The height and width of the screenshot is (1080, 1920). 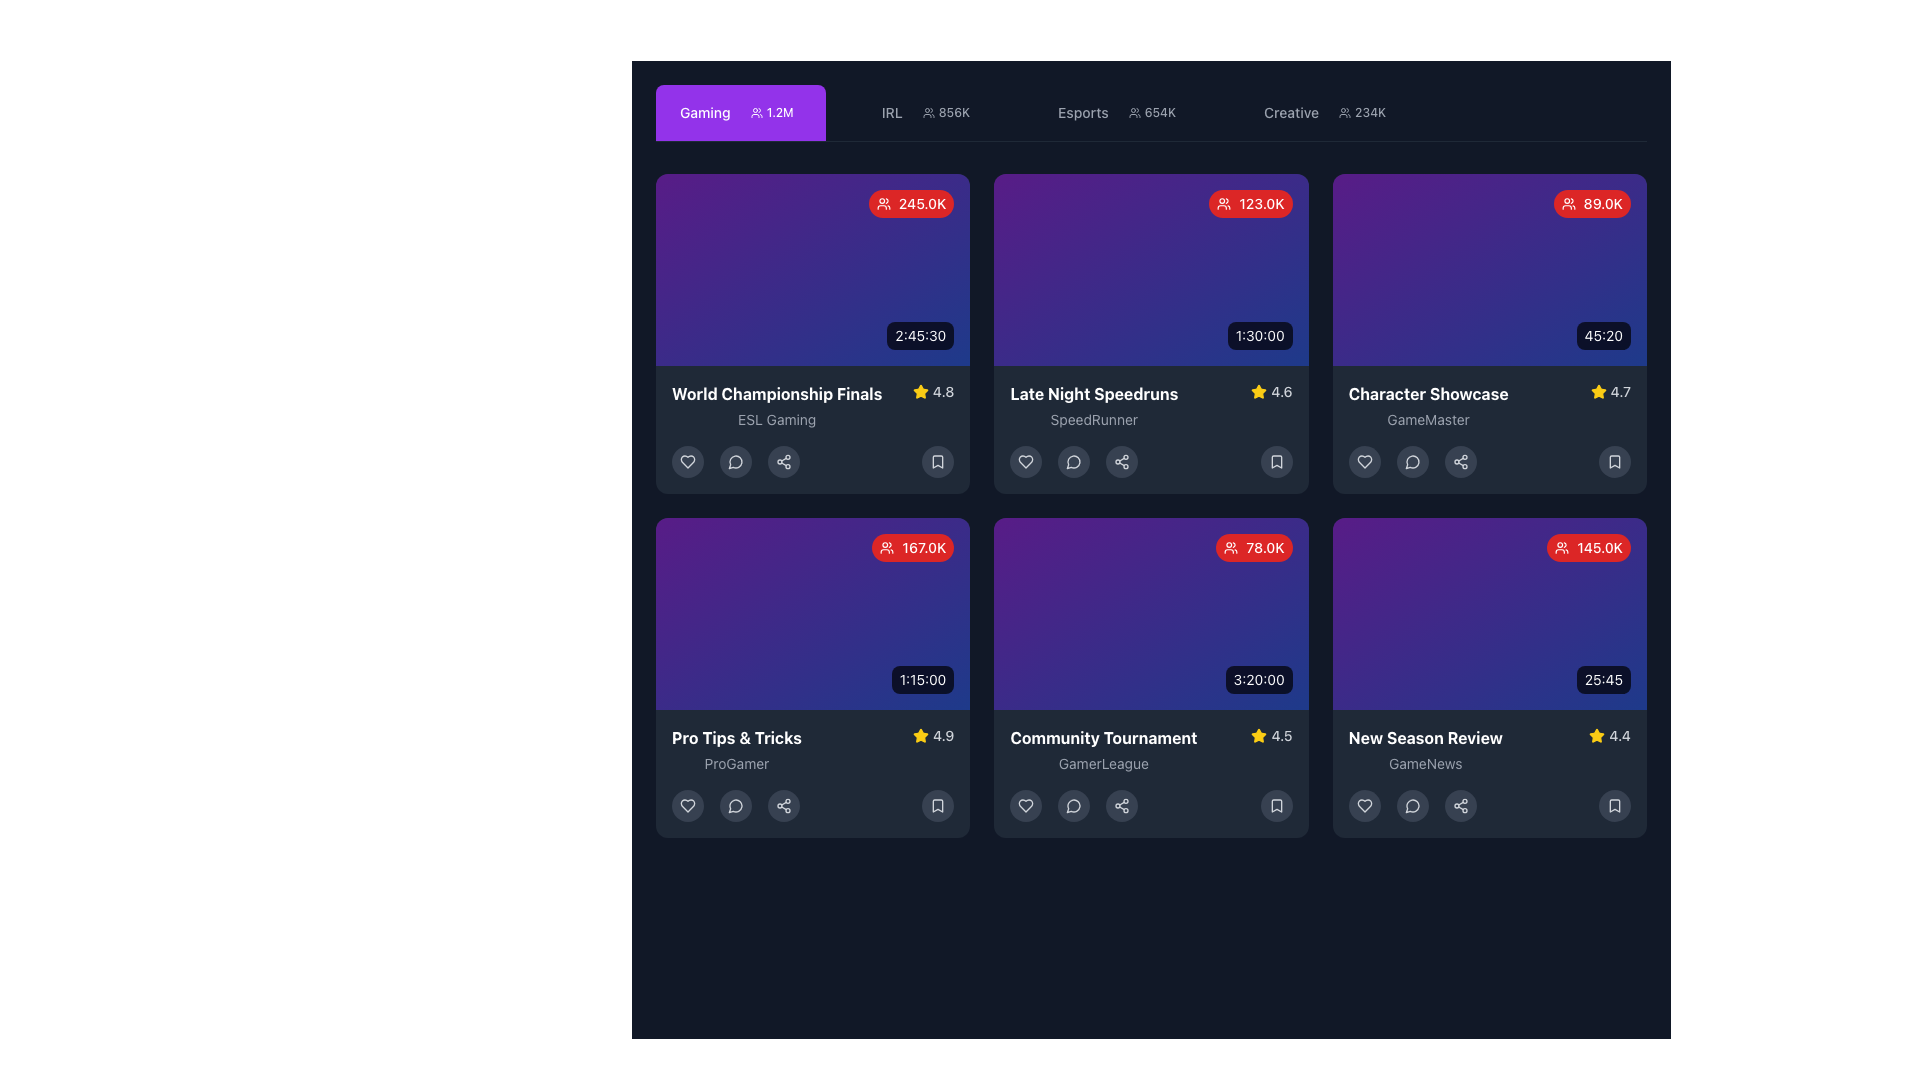 I want to click on the speech bubble icon located at the bottom section of the 'Late Night Speedruns' card, positioned between the heart-shaped icon and the share icon, so click(x=1073, y=462).